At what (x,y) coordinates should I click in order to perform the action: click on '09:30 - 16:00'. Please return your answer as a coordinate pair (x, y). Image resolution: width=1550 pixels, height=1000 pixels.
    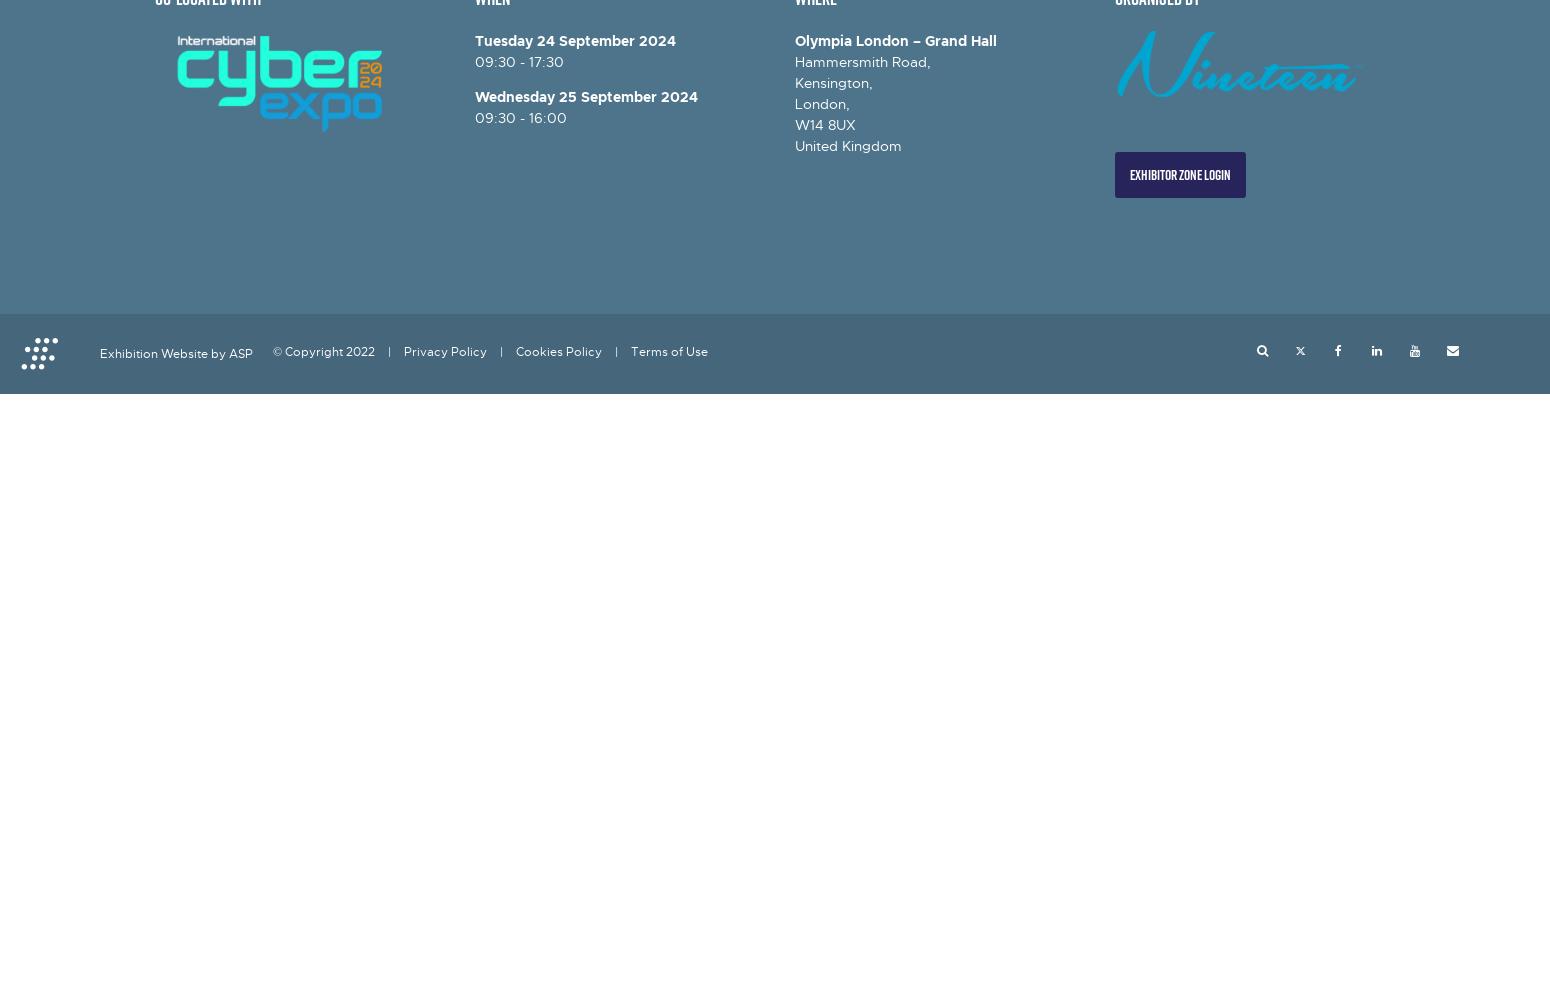
    Looking at the image, I should click on (519, 117).